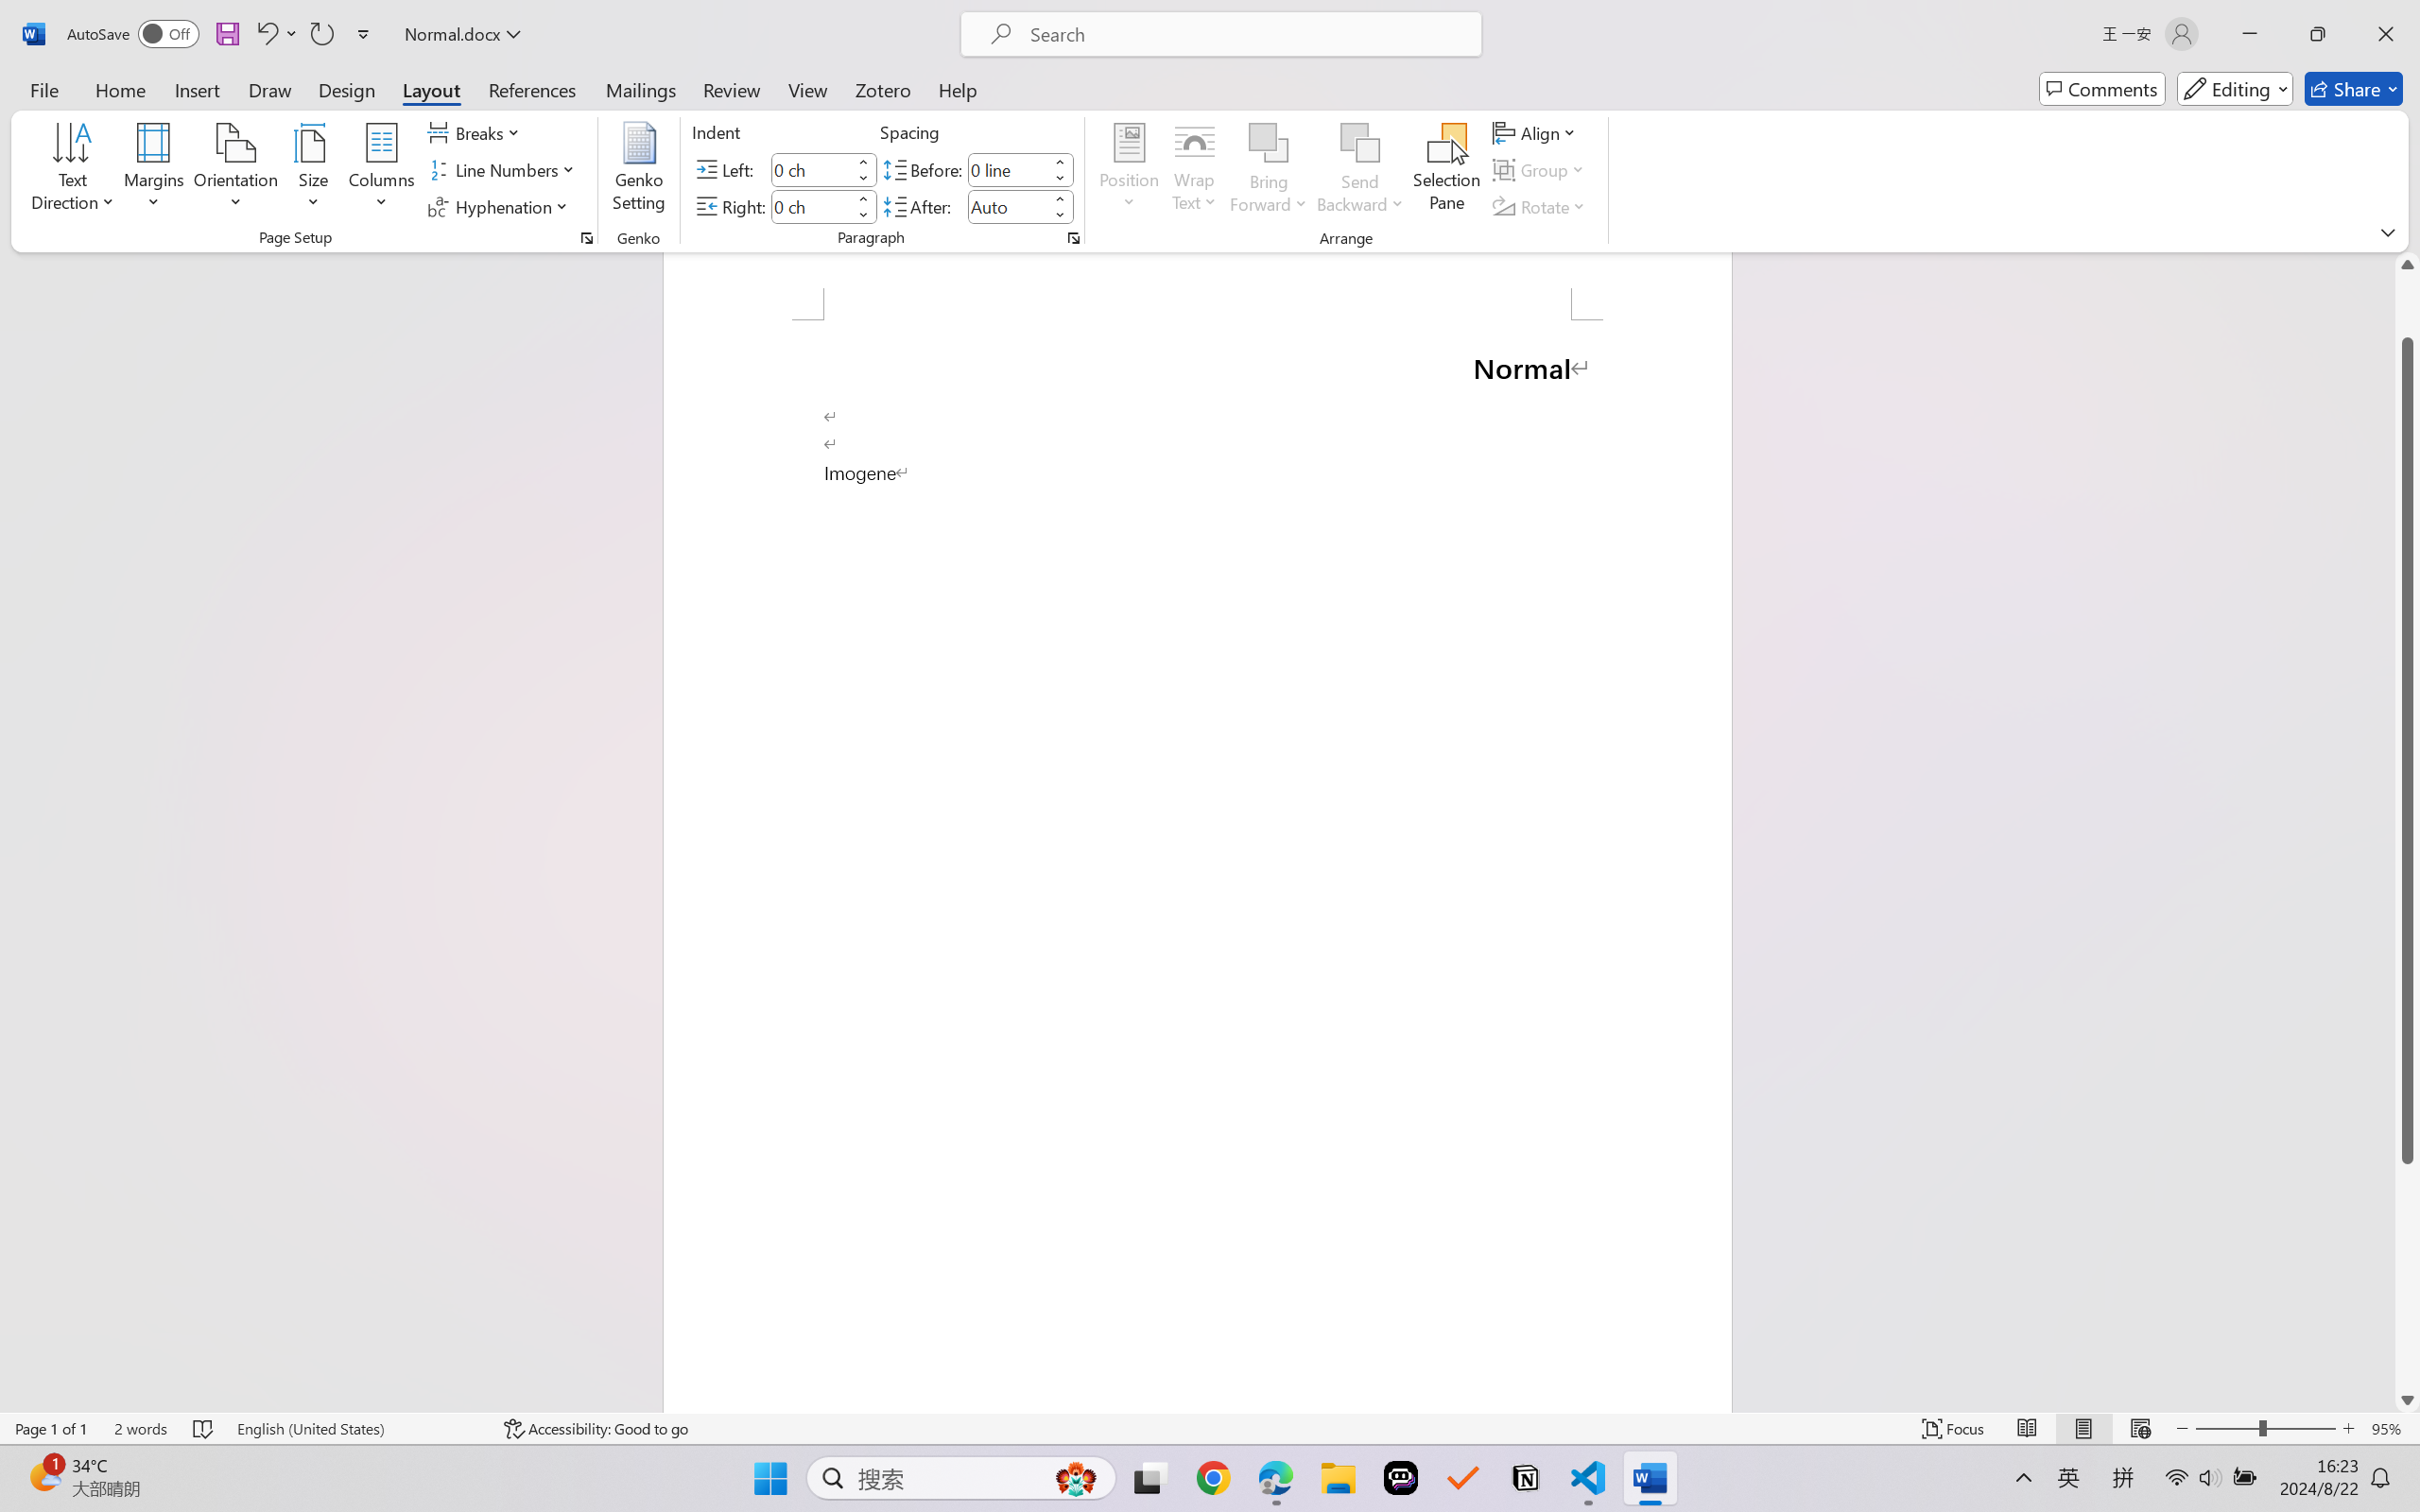  What do you see at coordinates (640, 170) in the screenshot?
I see `'Genko Setting...'` at bounding box center [640, 170].